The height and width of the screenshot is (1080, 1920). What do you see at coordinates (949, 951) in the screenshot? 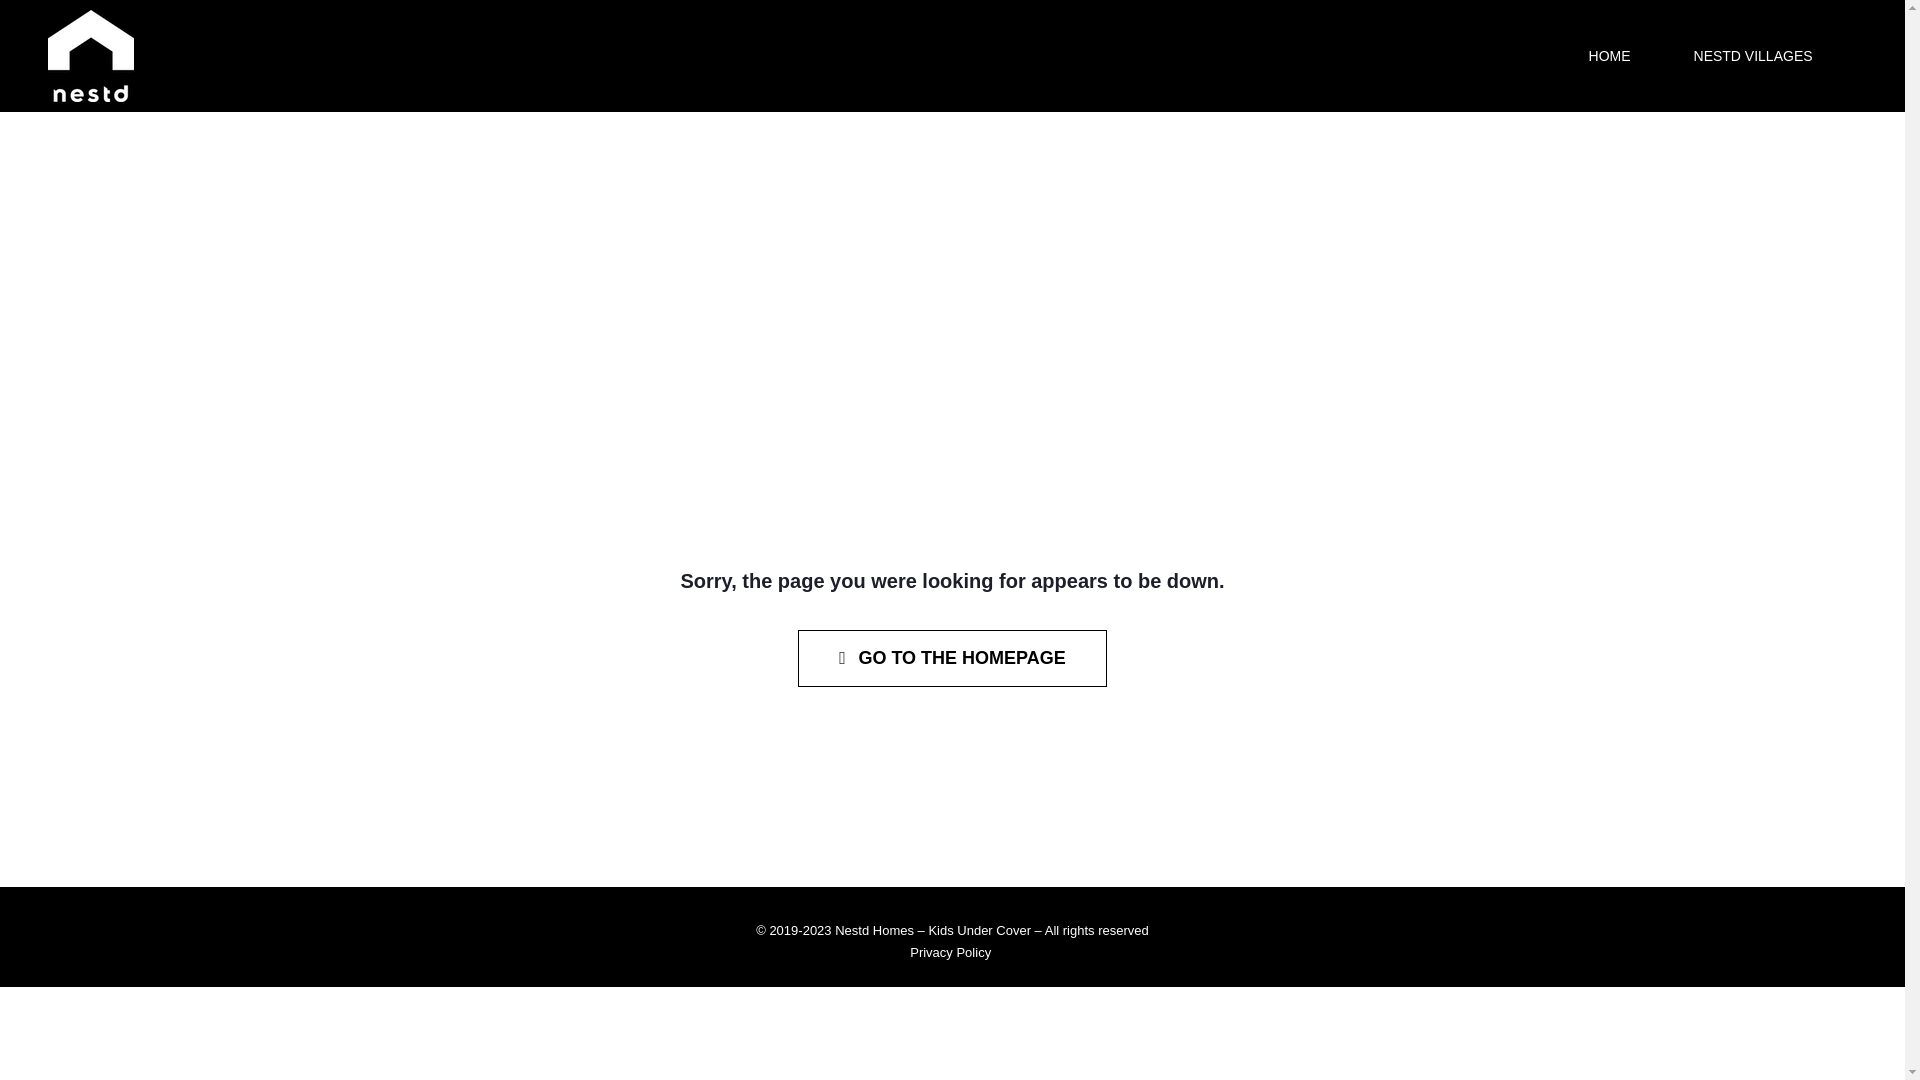
I see `'Privacy Policy'` at bounding box center [949, 951].